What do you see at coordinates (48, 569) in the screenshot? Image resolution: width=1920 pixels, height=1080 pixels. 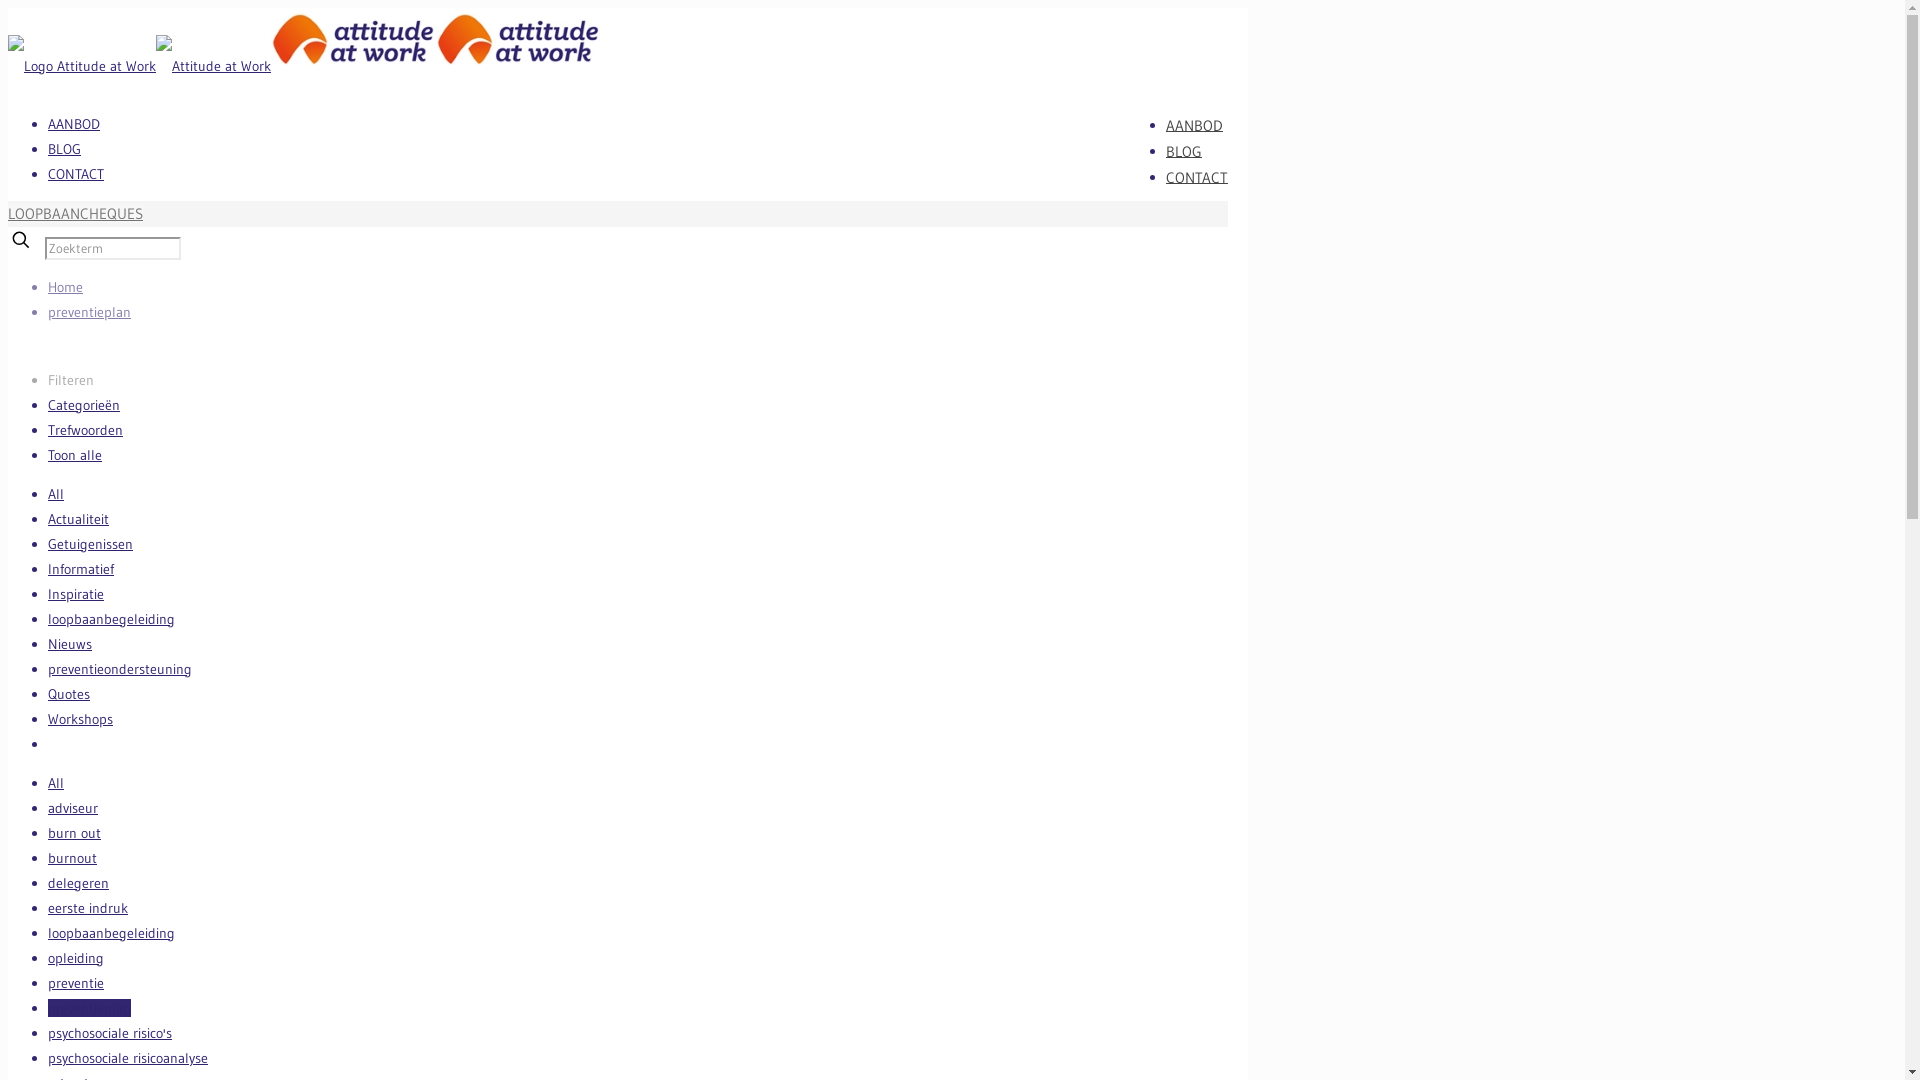 I see `'Informatief'` at bounding box center [48, 569].